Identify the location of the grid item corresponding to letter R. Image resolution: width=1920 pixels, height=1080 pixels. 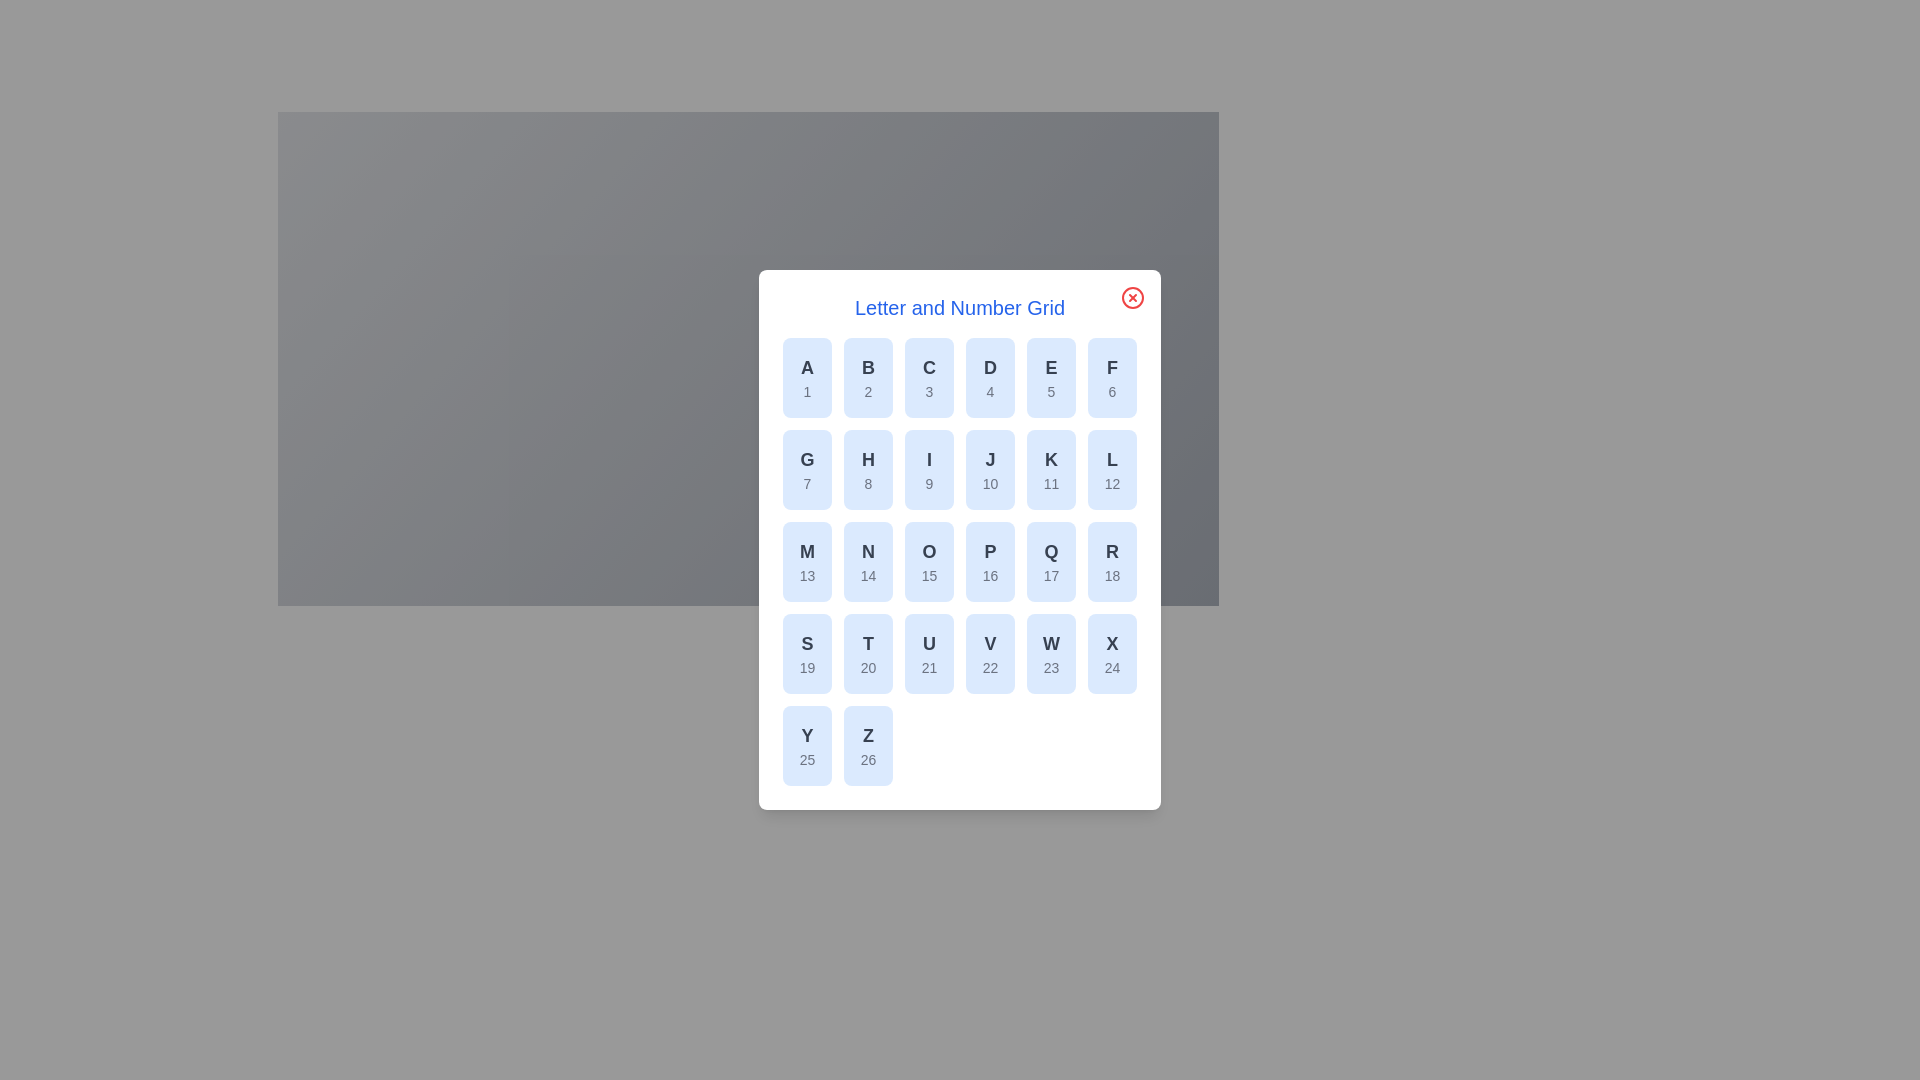
(1111, 562).